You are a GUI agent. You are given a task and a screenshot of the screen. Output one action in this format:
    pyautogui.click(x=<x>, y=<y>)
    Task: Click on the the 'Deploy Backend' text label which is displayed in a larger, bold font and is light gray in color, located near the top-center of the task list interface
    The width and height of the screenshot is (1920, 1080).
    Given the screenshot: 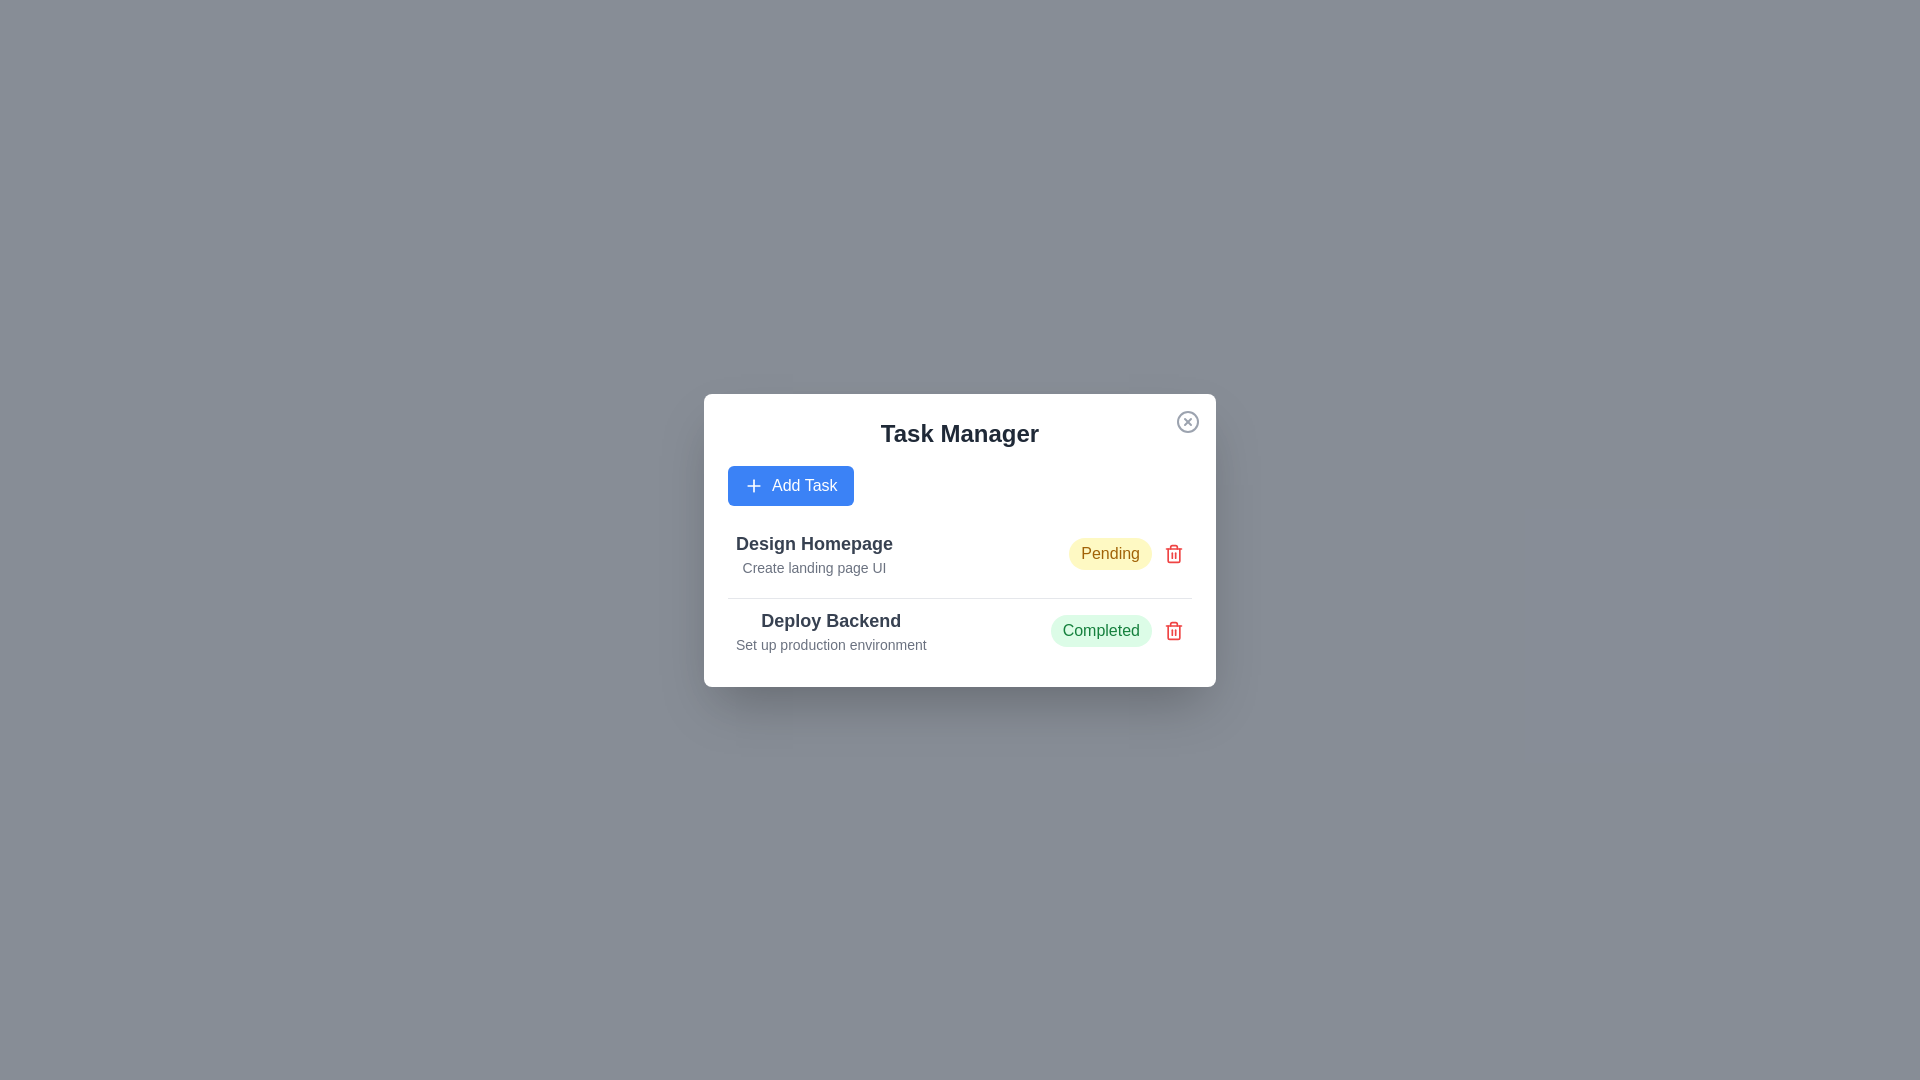 What is the action you would take?
    pyautogui.click(x=831, y=619)
    